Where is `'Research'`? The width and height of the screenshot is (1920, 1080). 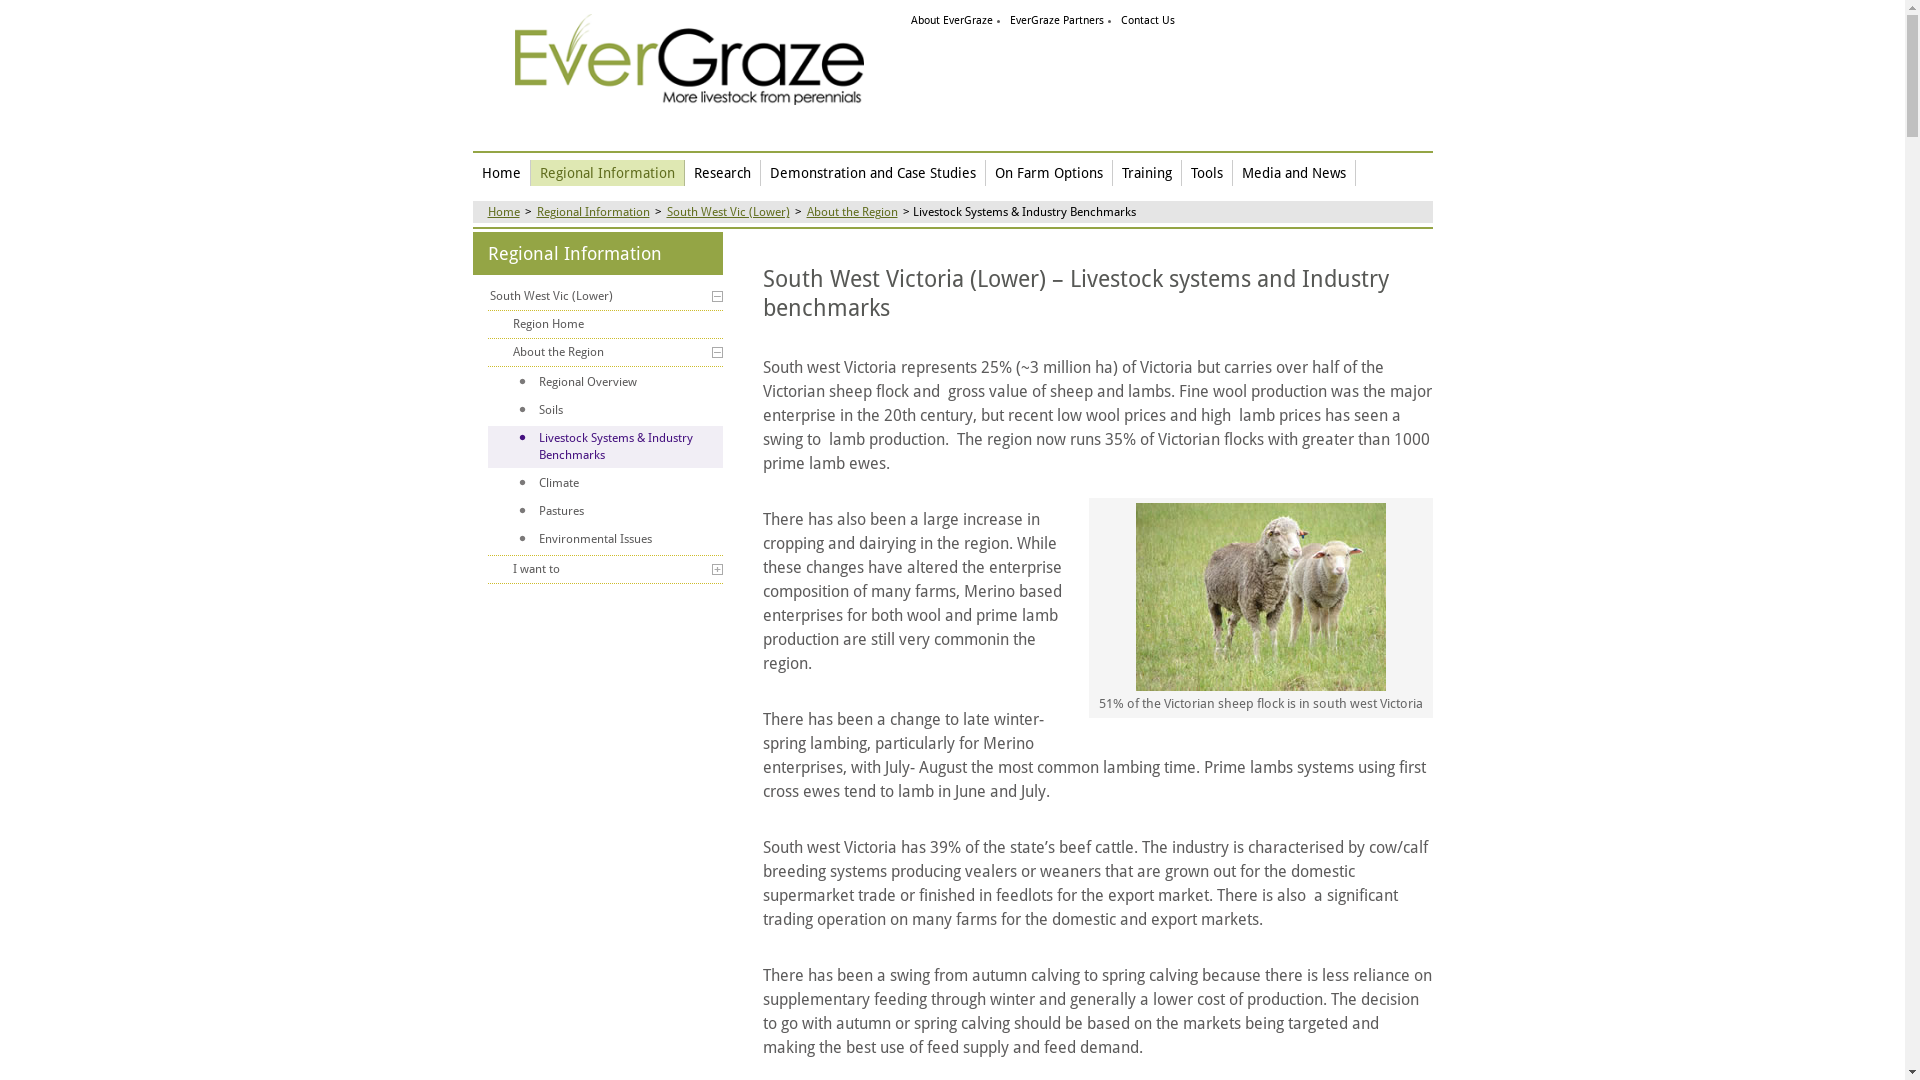
'Research' is located at coordinates (684, 172).